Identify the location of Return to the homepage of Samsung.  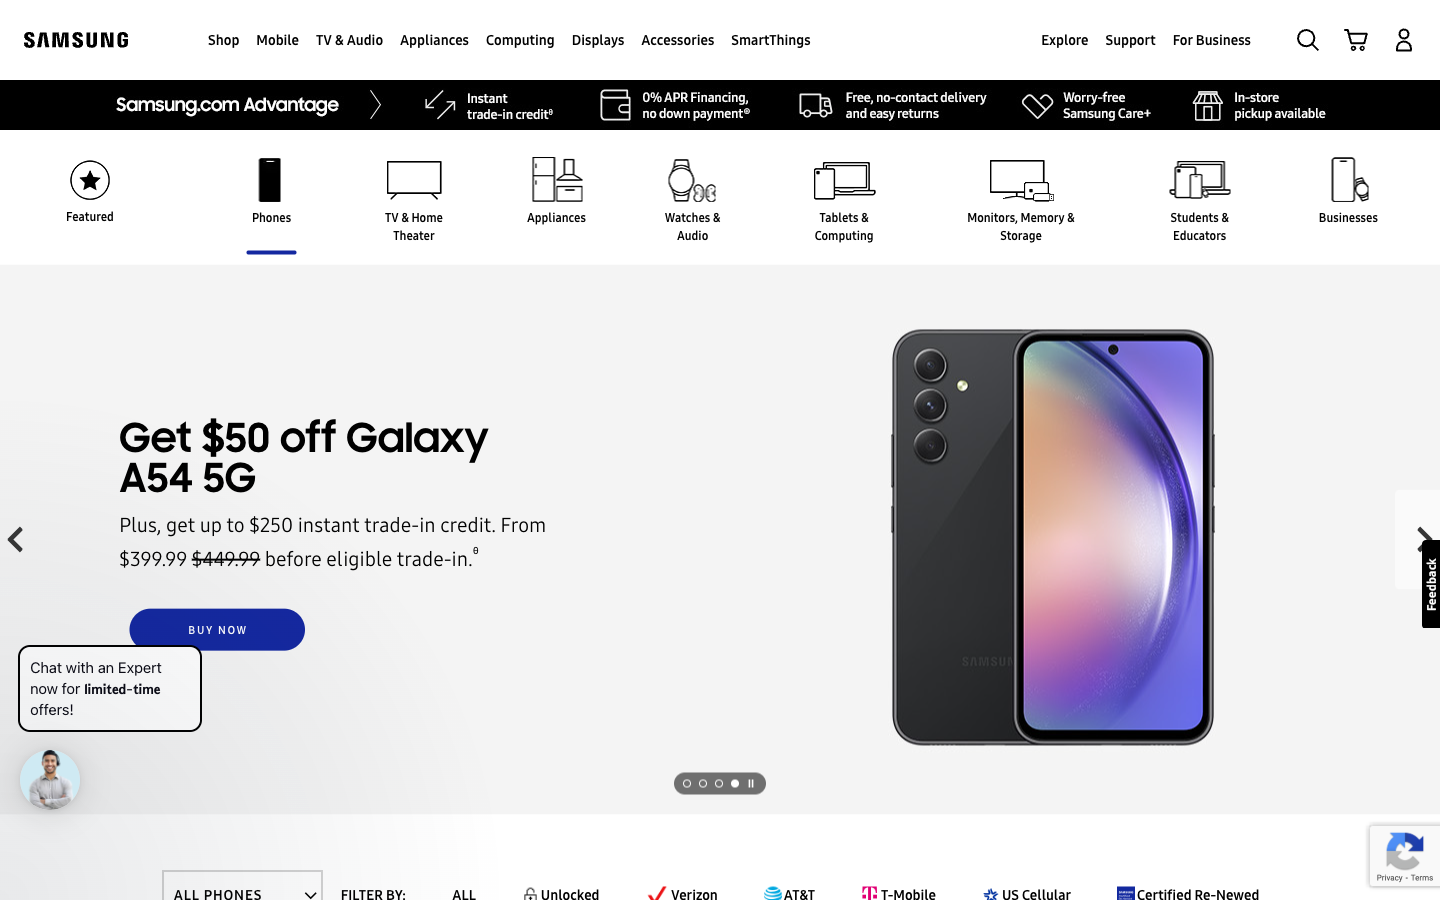
(76, 38).